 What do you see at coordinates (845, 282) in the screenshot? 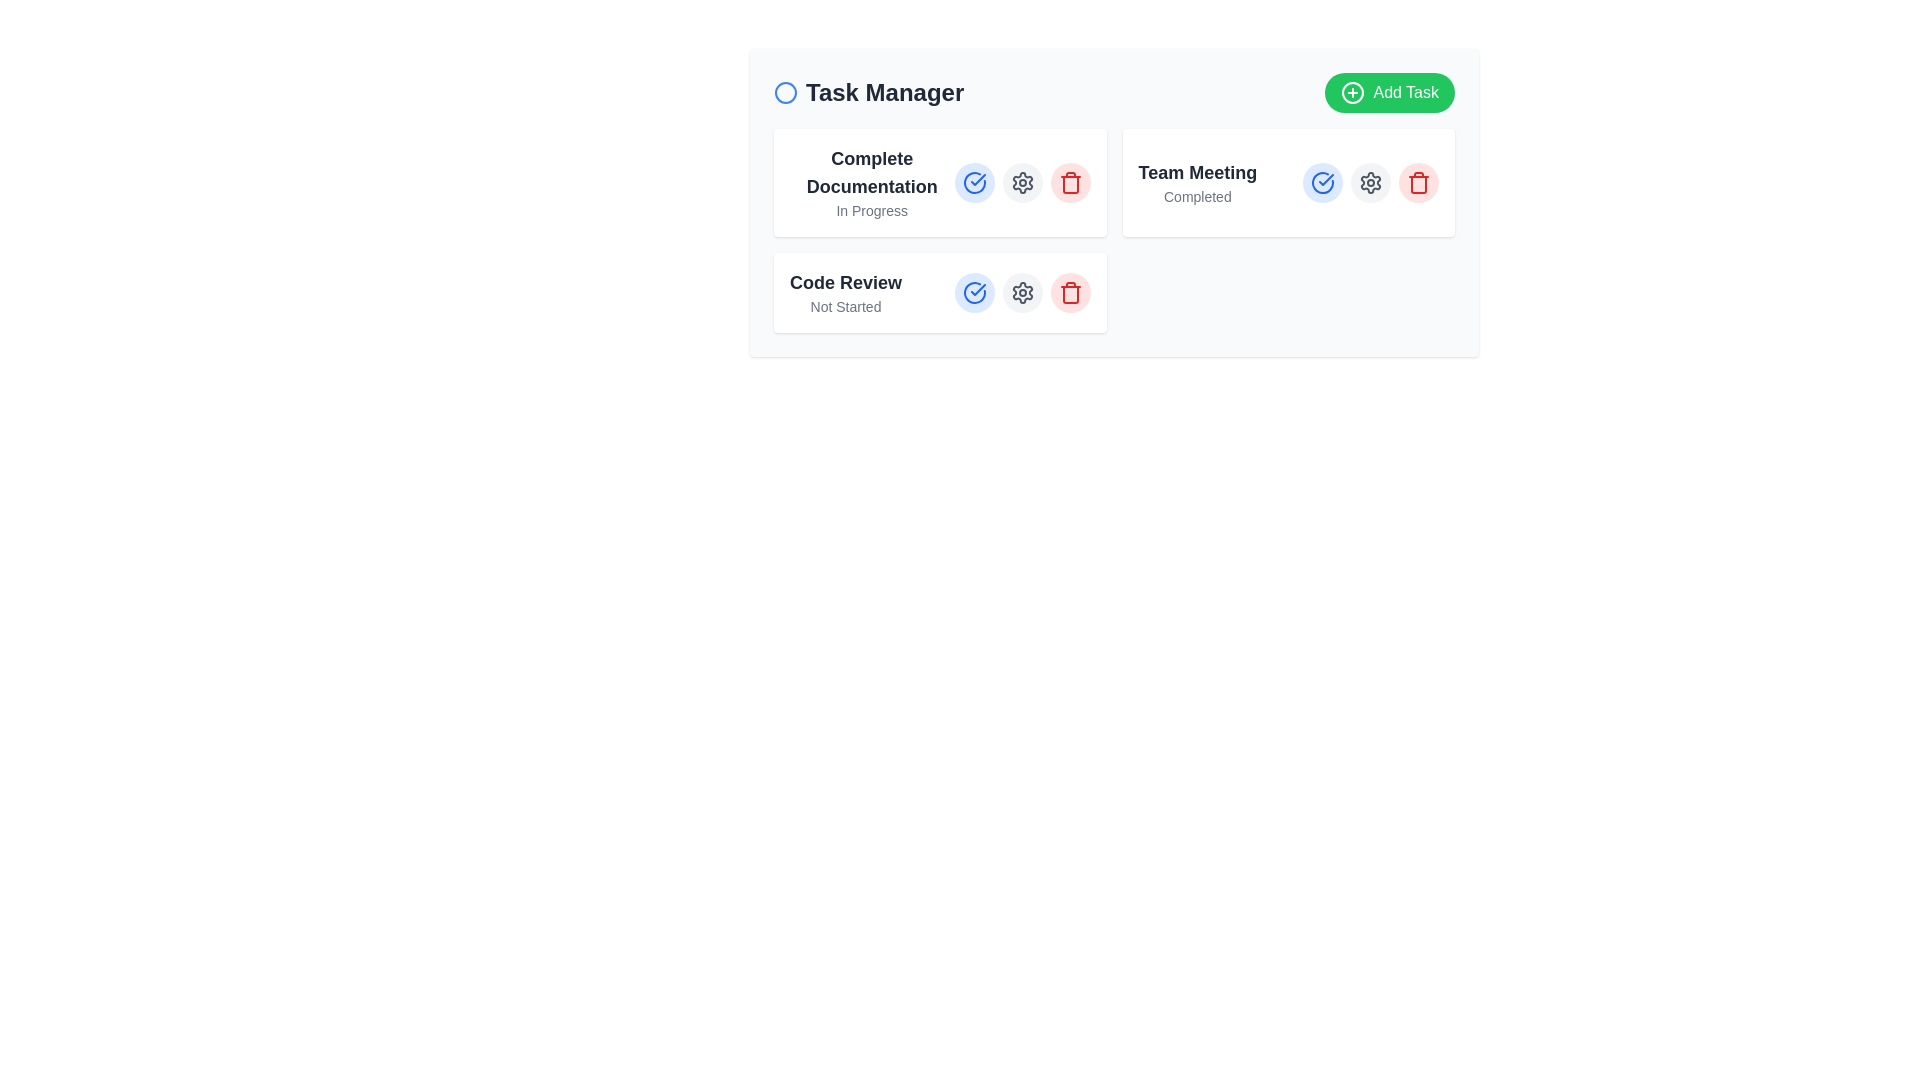
I see `the 'Code Review' text label in the task manager interface, which identifies the task and is located in the lower-left card of the task list` at bounding box center [845, 282].